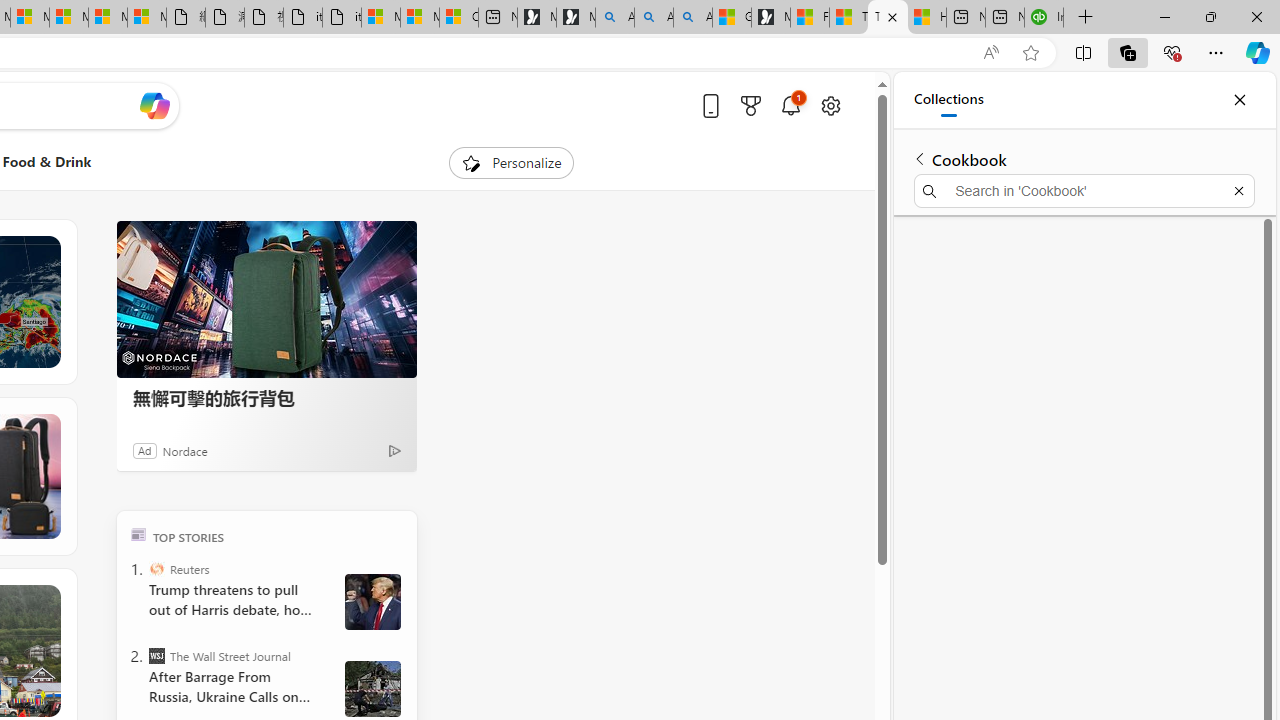 The height and width of the screenshot is (720, 1280). Describe the element at coordinates (1083, 191) in the screenshot. I see `'Search in '` at that location.